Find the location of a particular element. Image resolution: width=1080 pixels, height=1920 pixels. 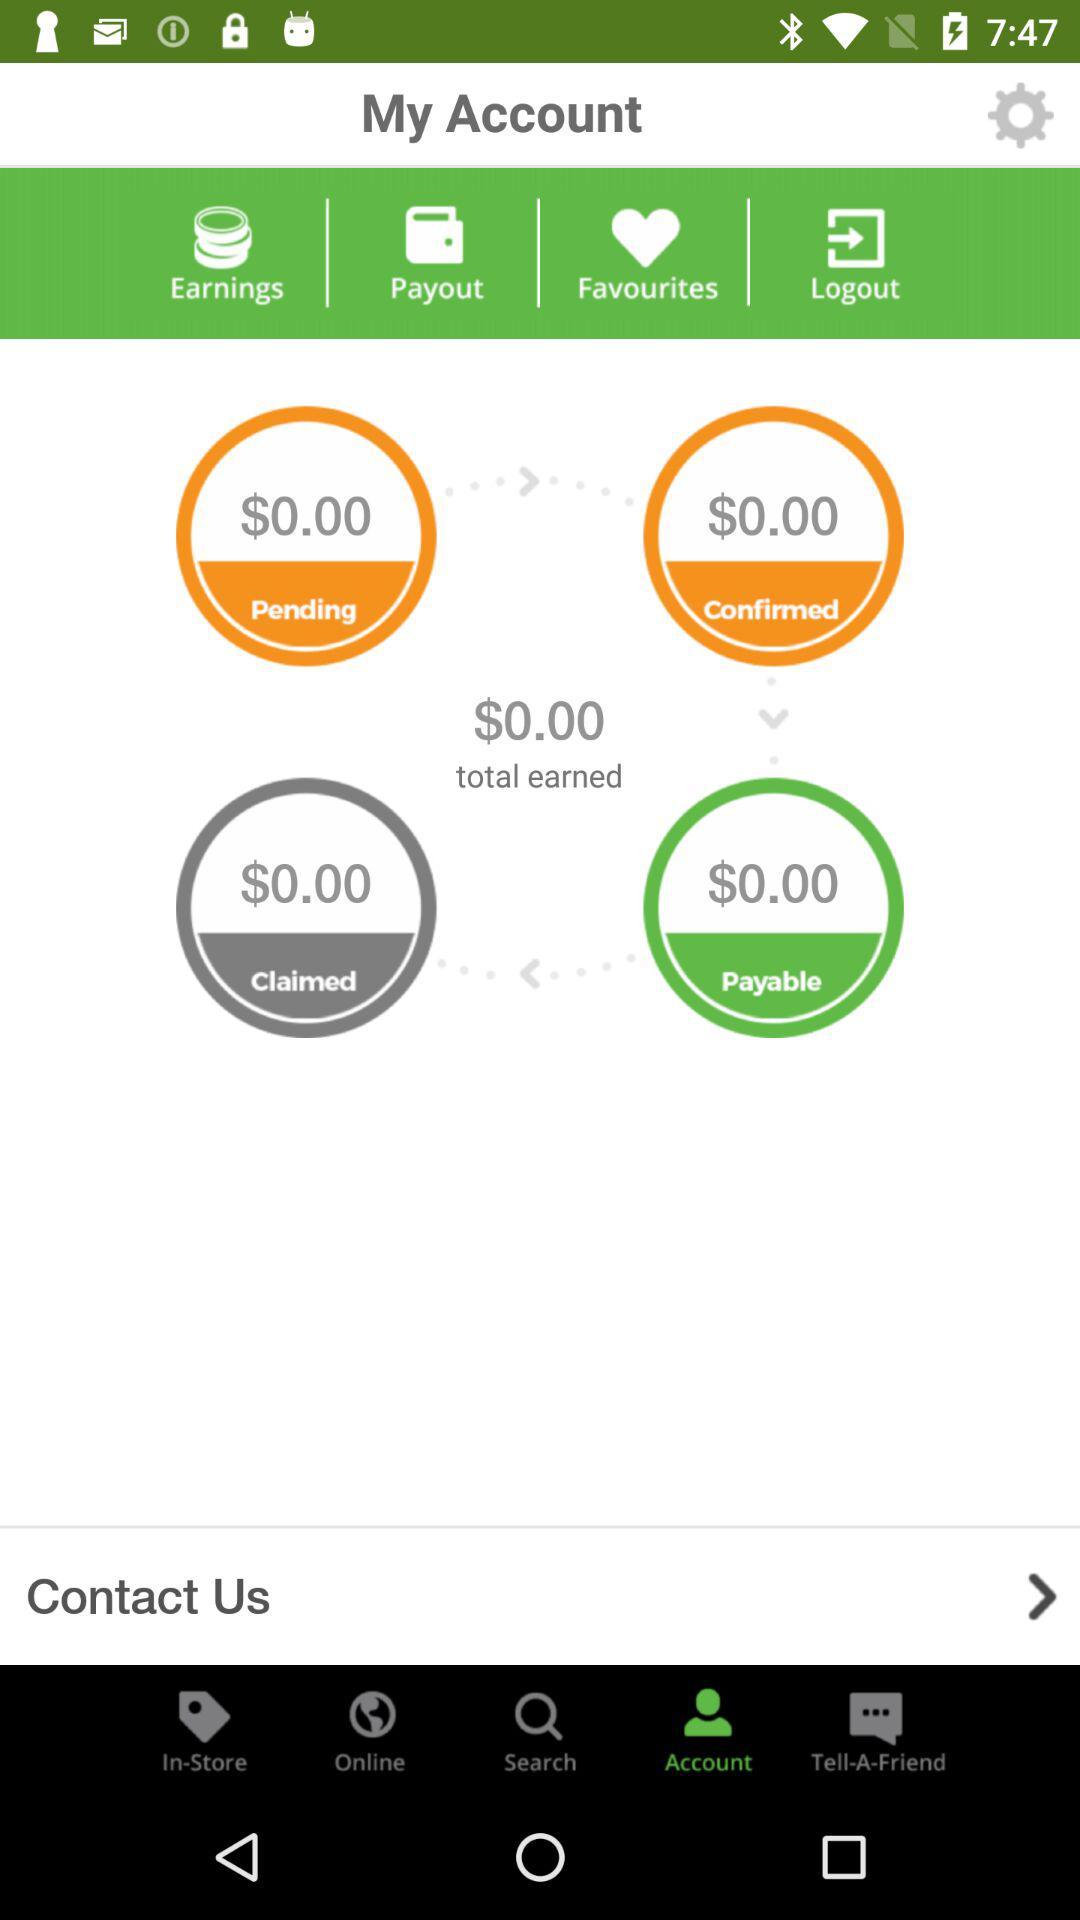

option to search is located at coordinates (540, 1728).